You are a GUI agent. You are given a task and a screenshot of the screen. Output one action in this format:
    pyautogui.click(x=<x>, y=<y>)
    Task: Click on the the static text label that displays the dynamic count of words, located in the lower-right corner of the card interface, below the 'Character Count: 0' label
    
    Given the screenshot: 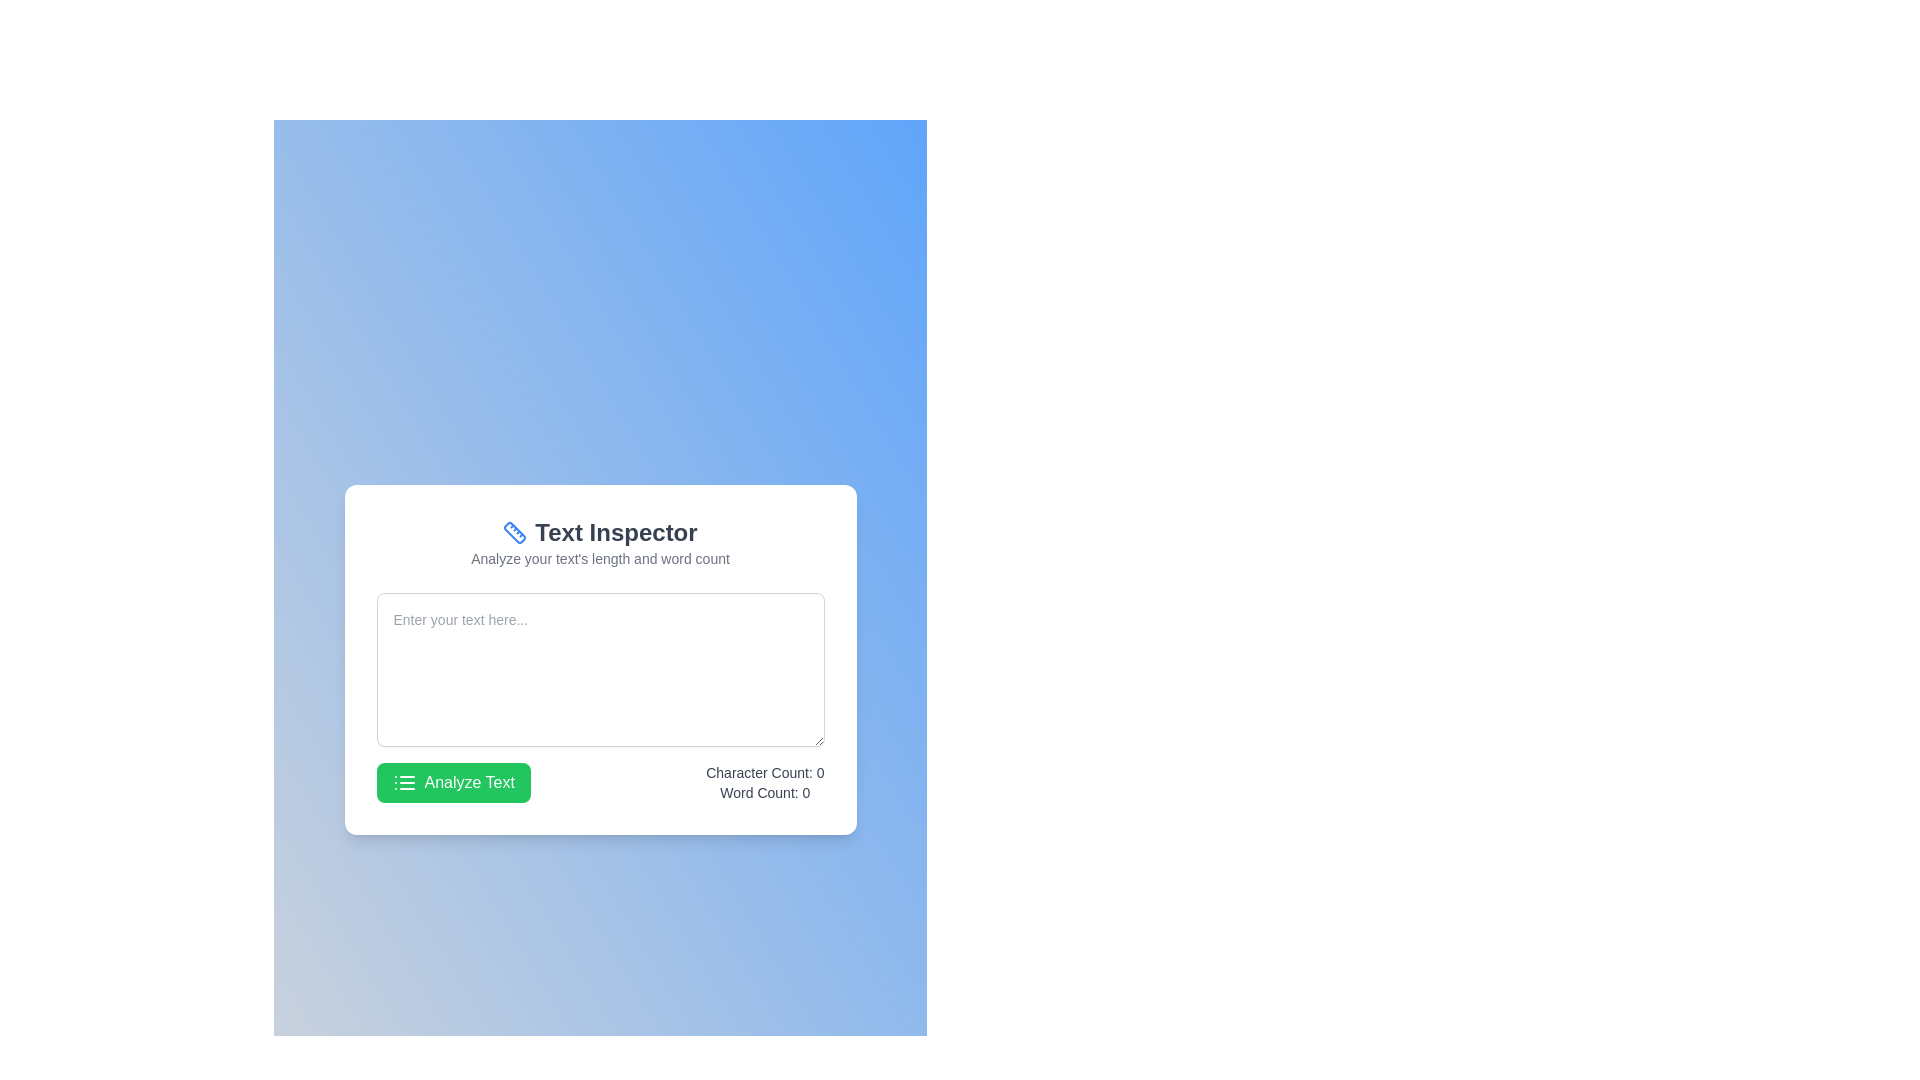 What is the action you would take?
    pyautogui.click(x=764, y=792)
    